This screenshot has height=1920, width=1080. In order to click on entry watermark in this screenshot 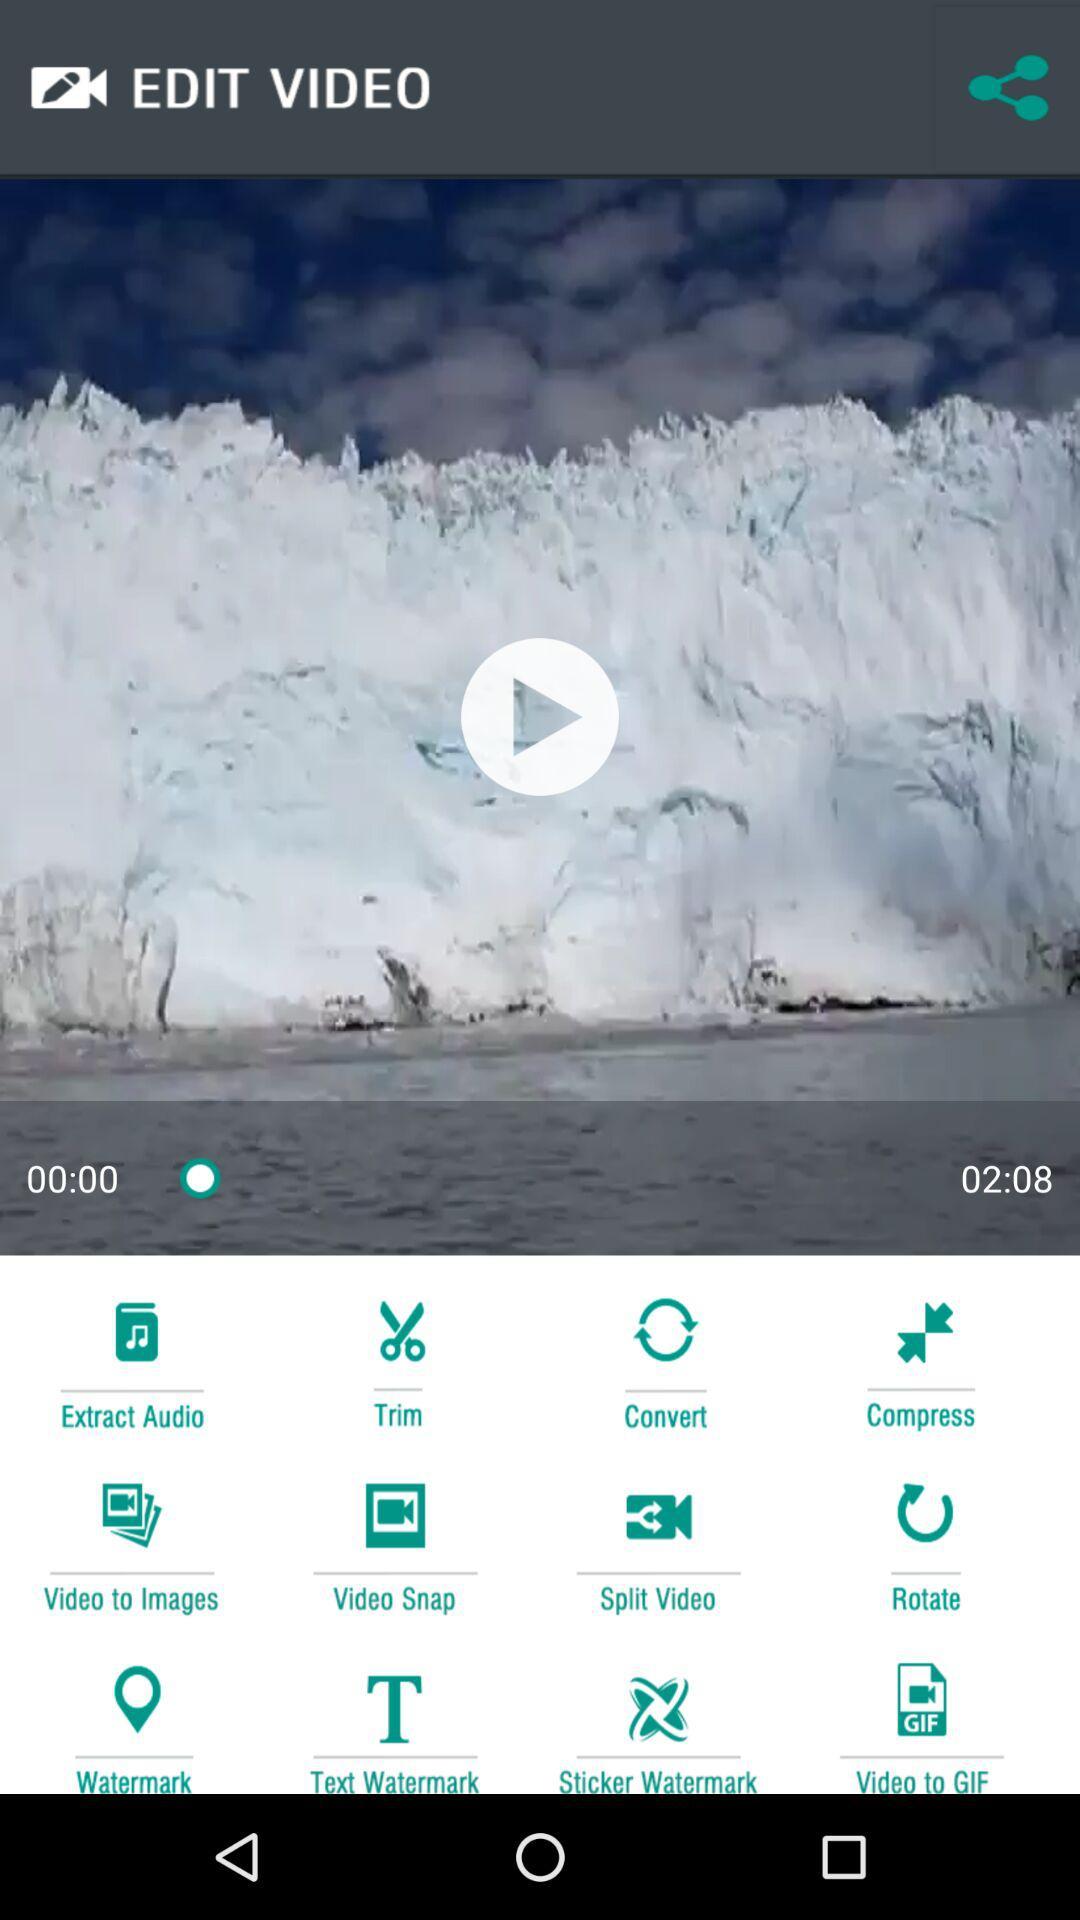, I will do `click(131, 1717)`.